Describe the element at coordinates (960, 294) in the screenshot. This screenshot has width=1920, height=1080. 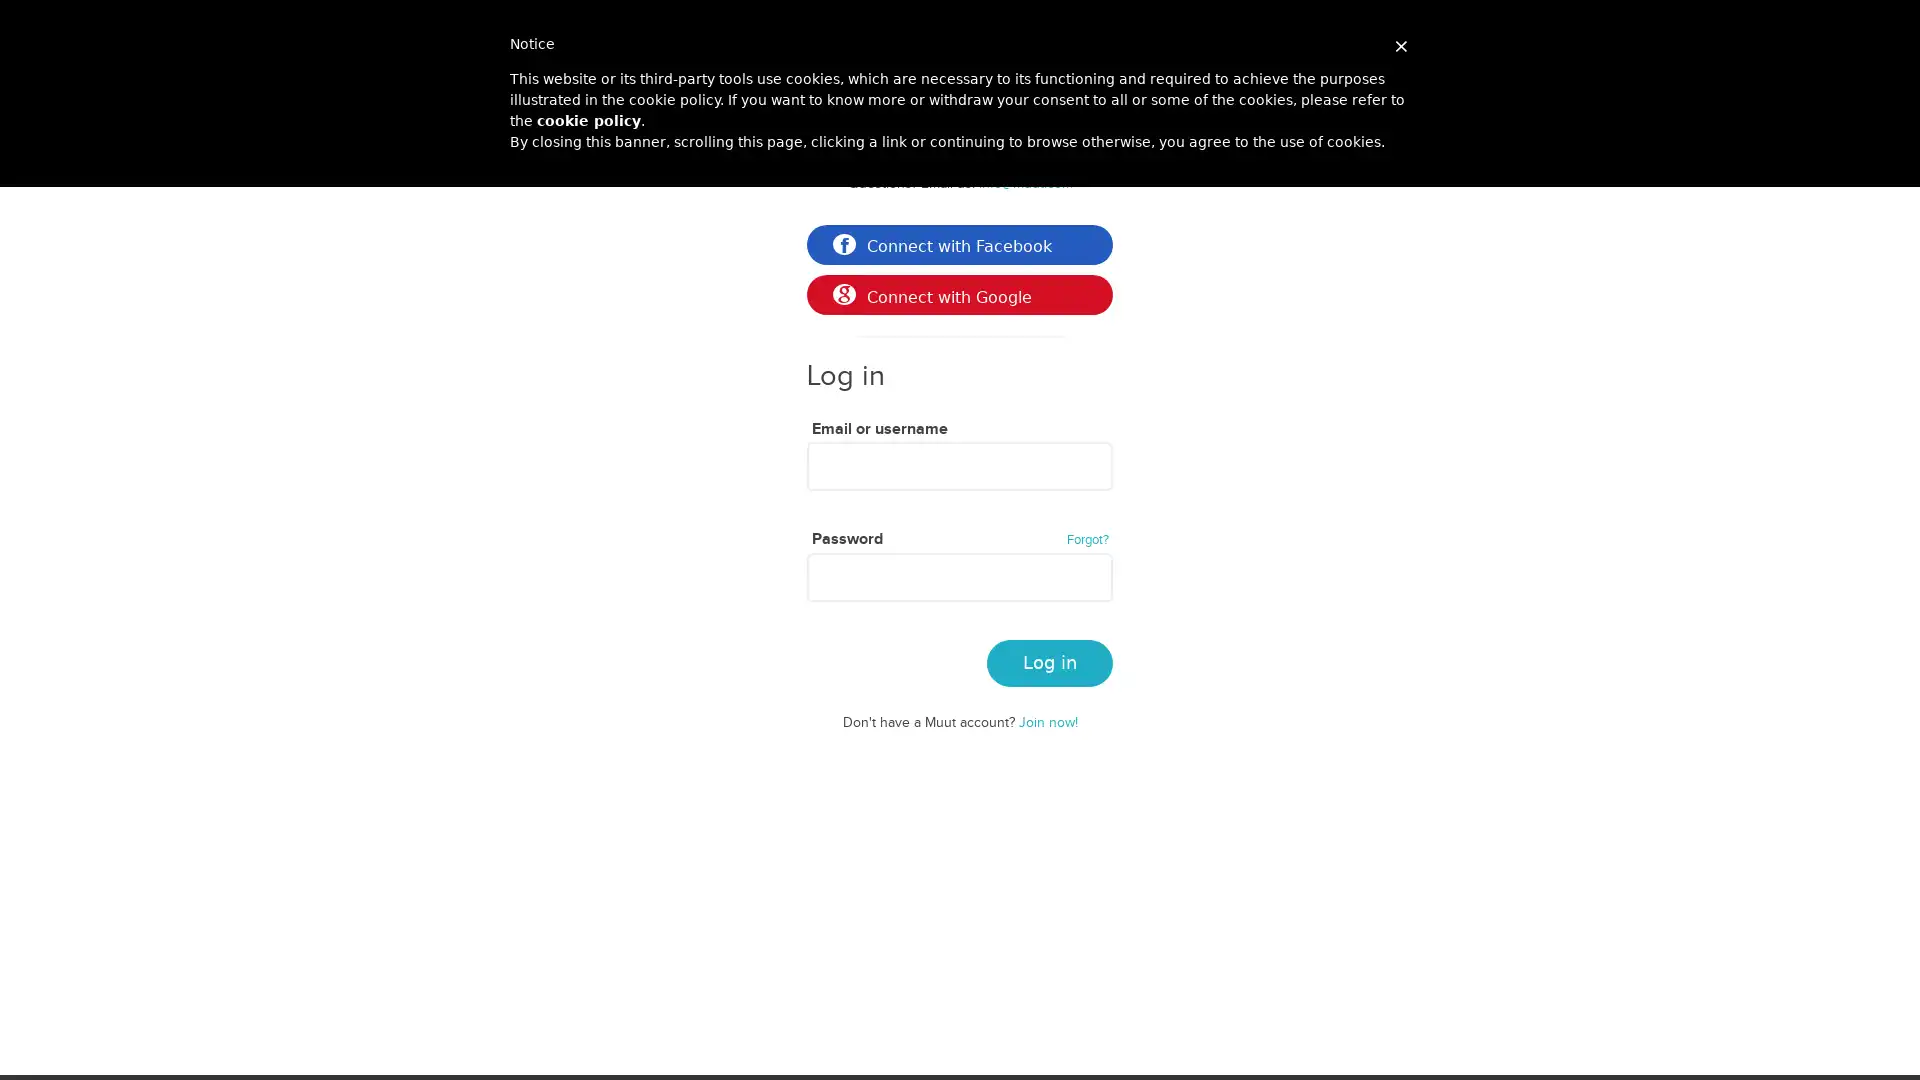
I see `J Connect with Google` at that location.